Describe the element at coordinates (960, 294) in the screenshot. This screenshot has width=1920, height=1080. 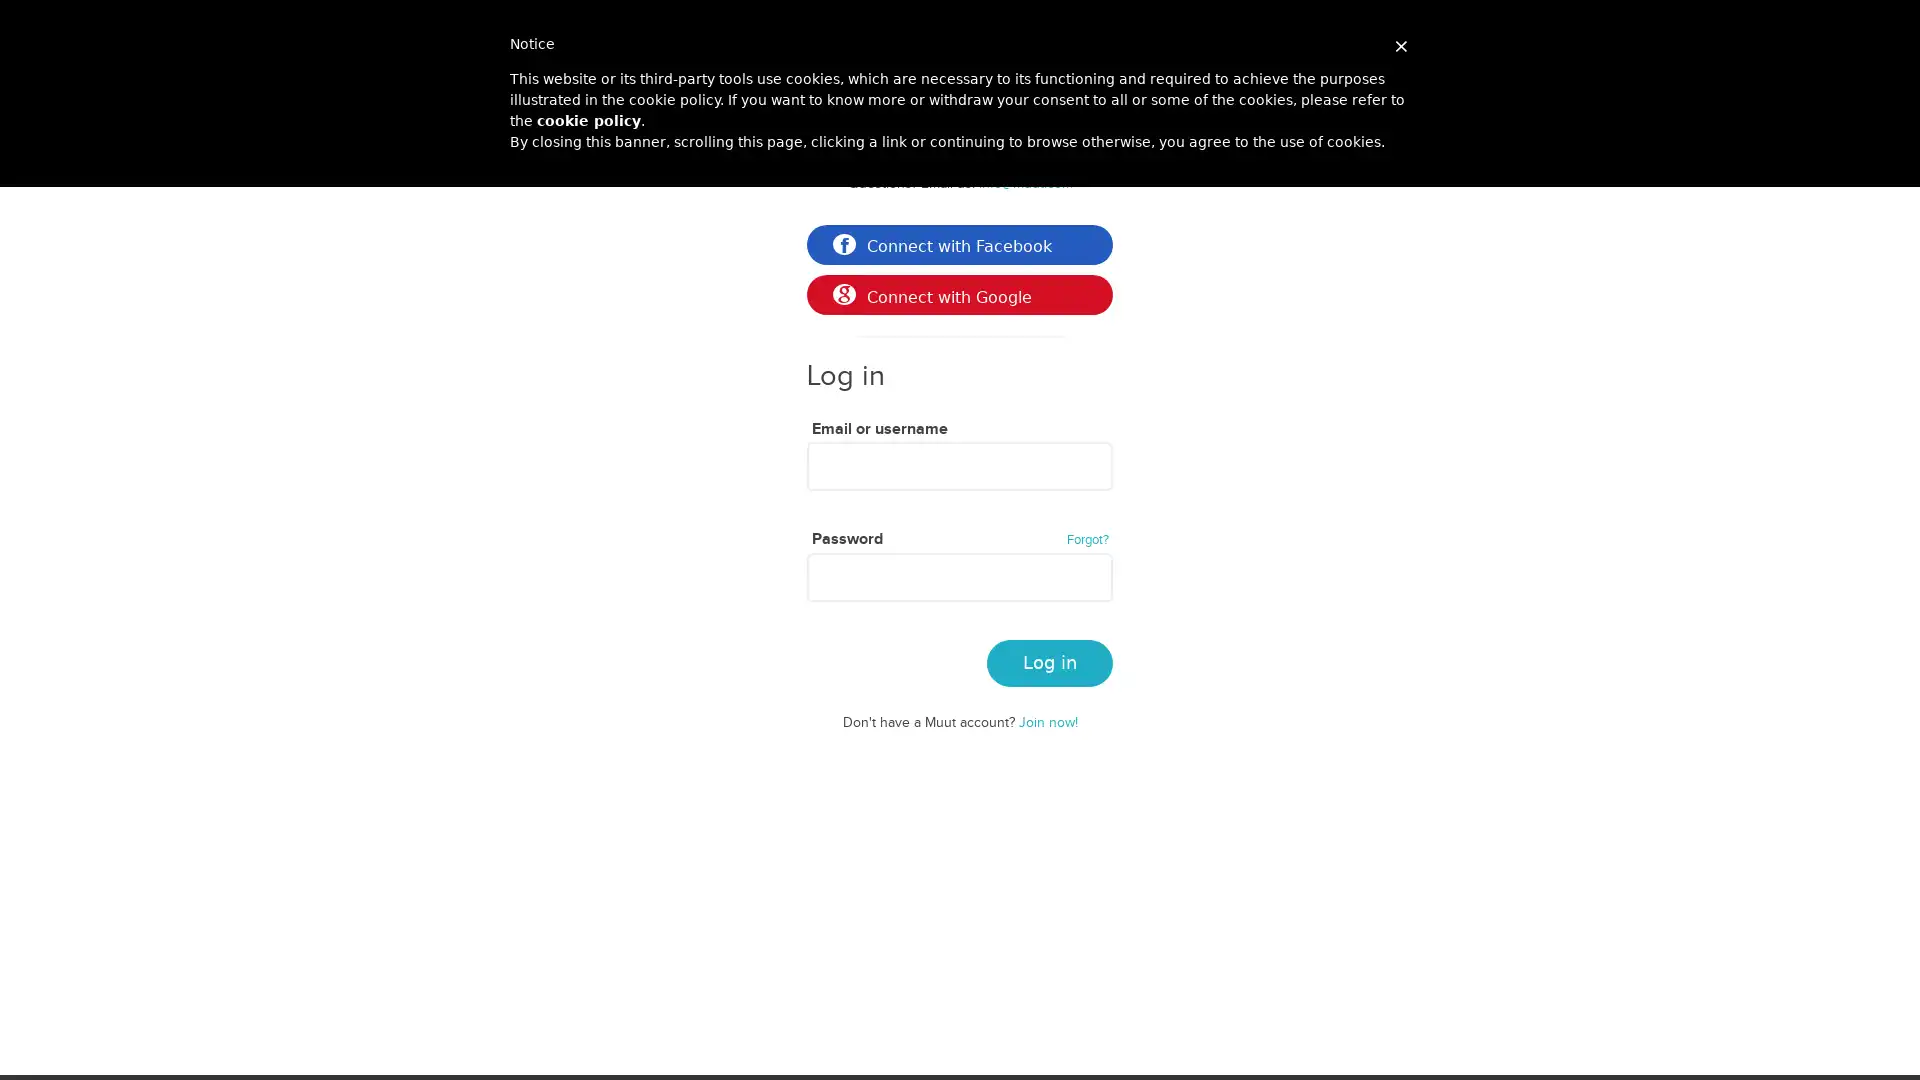
I see `J Connect with Google` at that location.